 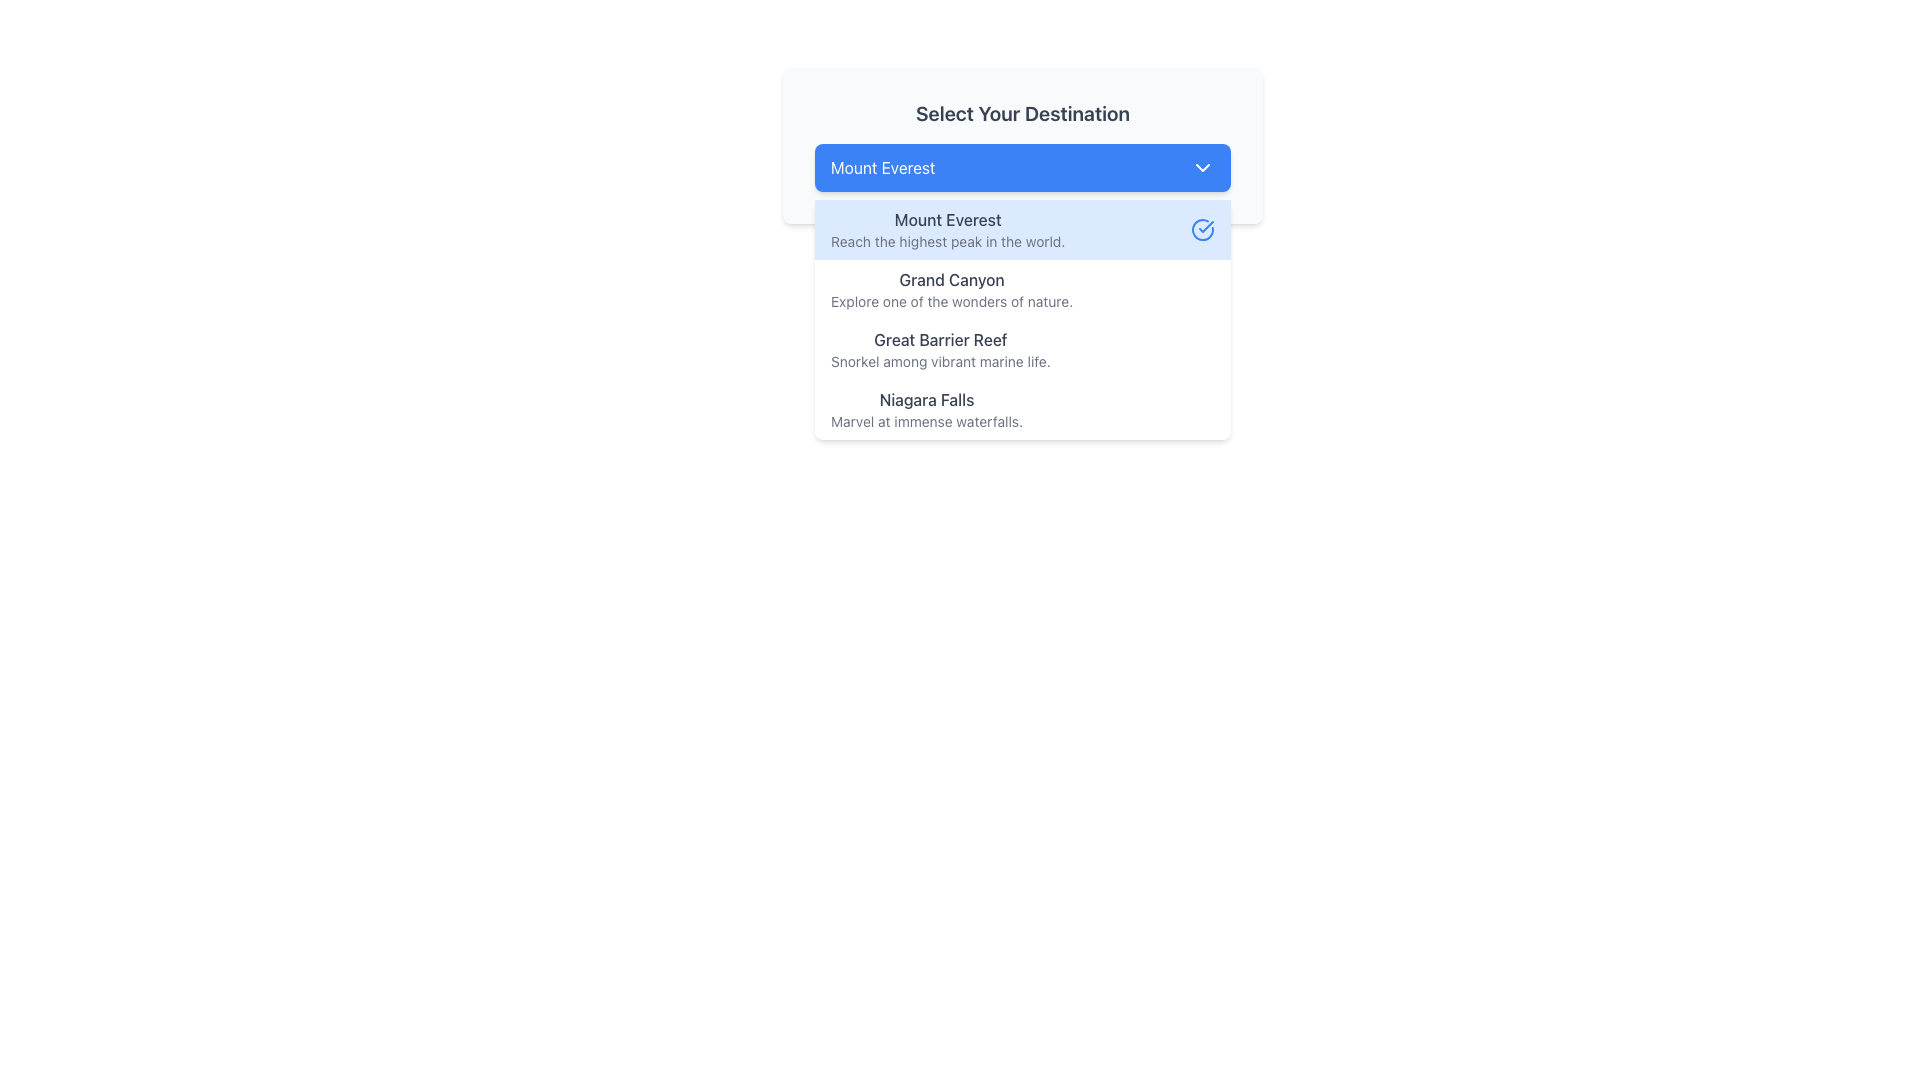 What do you see at coordinates (1022, 249) in the screenshot?
I see `the first selectable option` at bounding box center [1022, 249].